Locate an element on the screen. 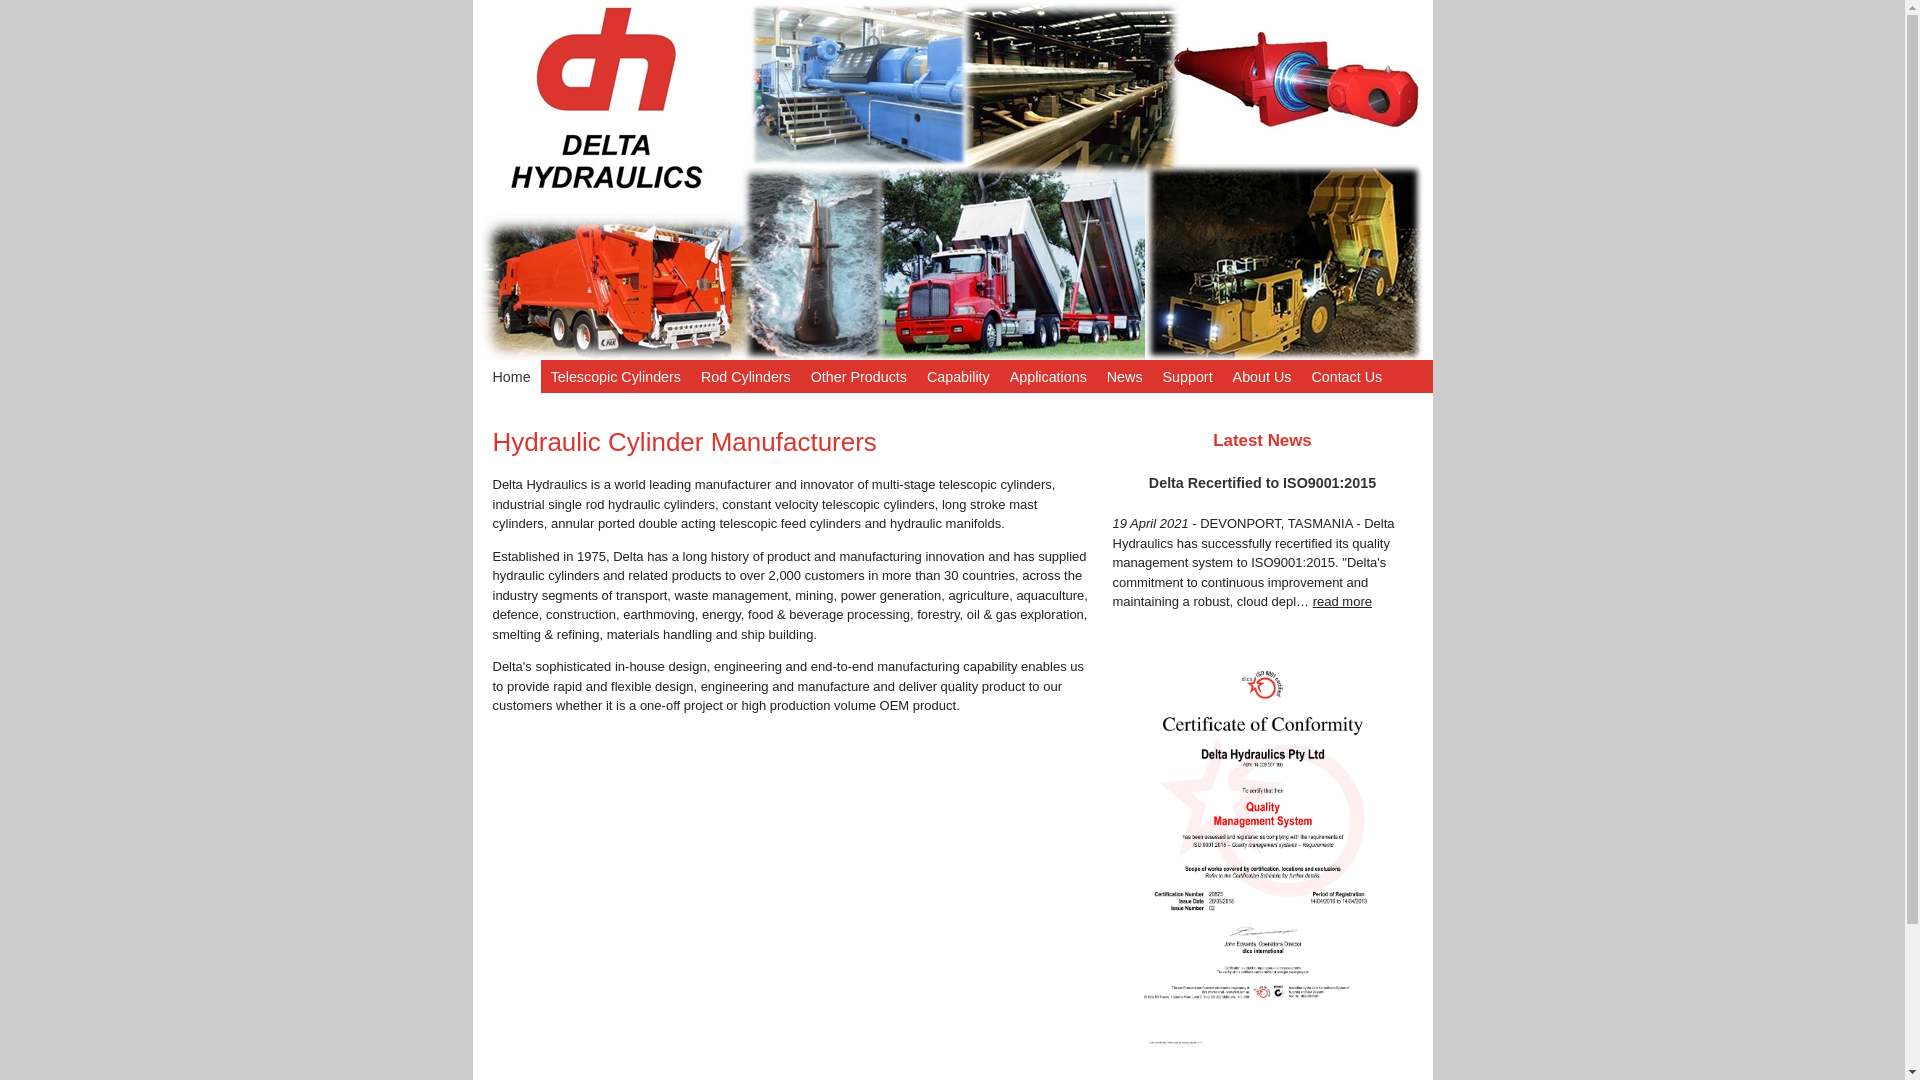  'Capability' is located at coordinates (957, 376).